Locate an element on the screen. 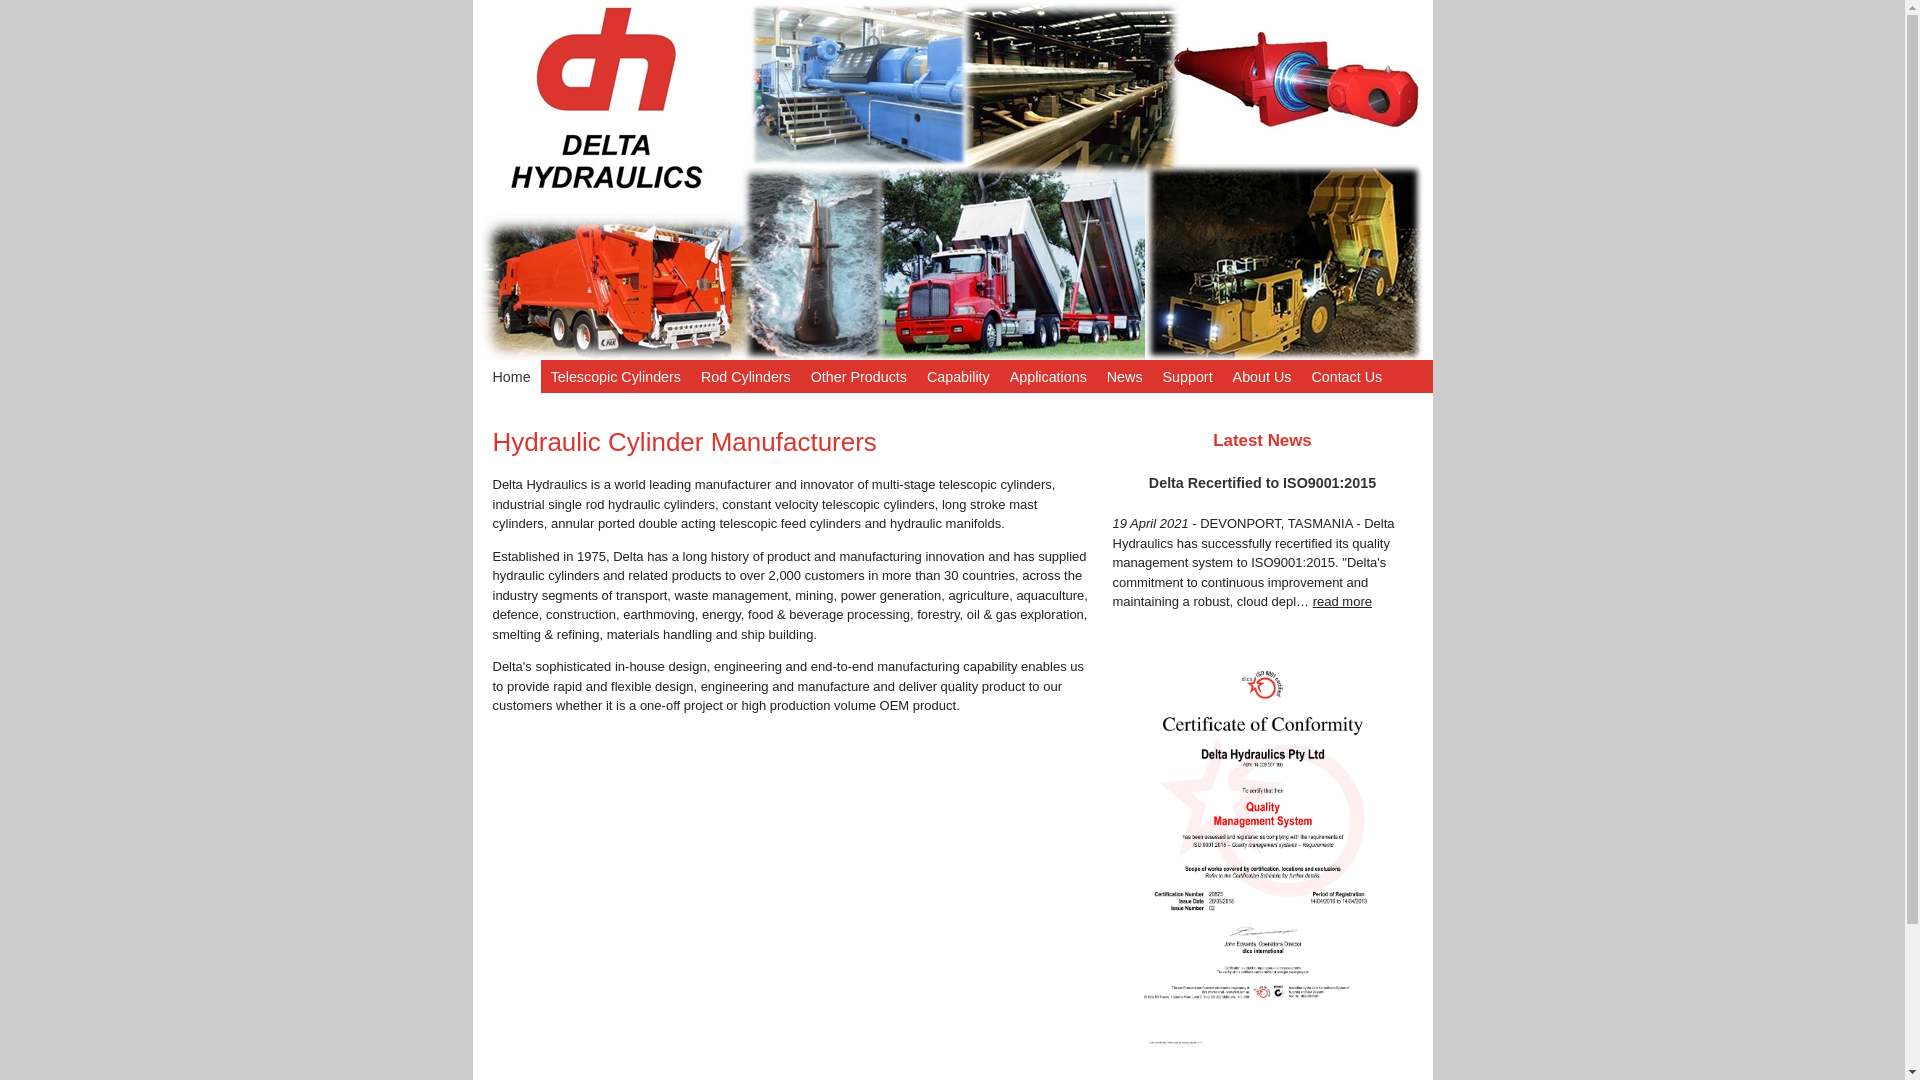  'Capability' is located at coordinates (957, 376).